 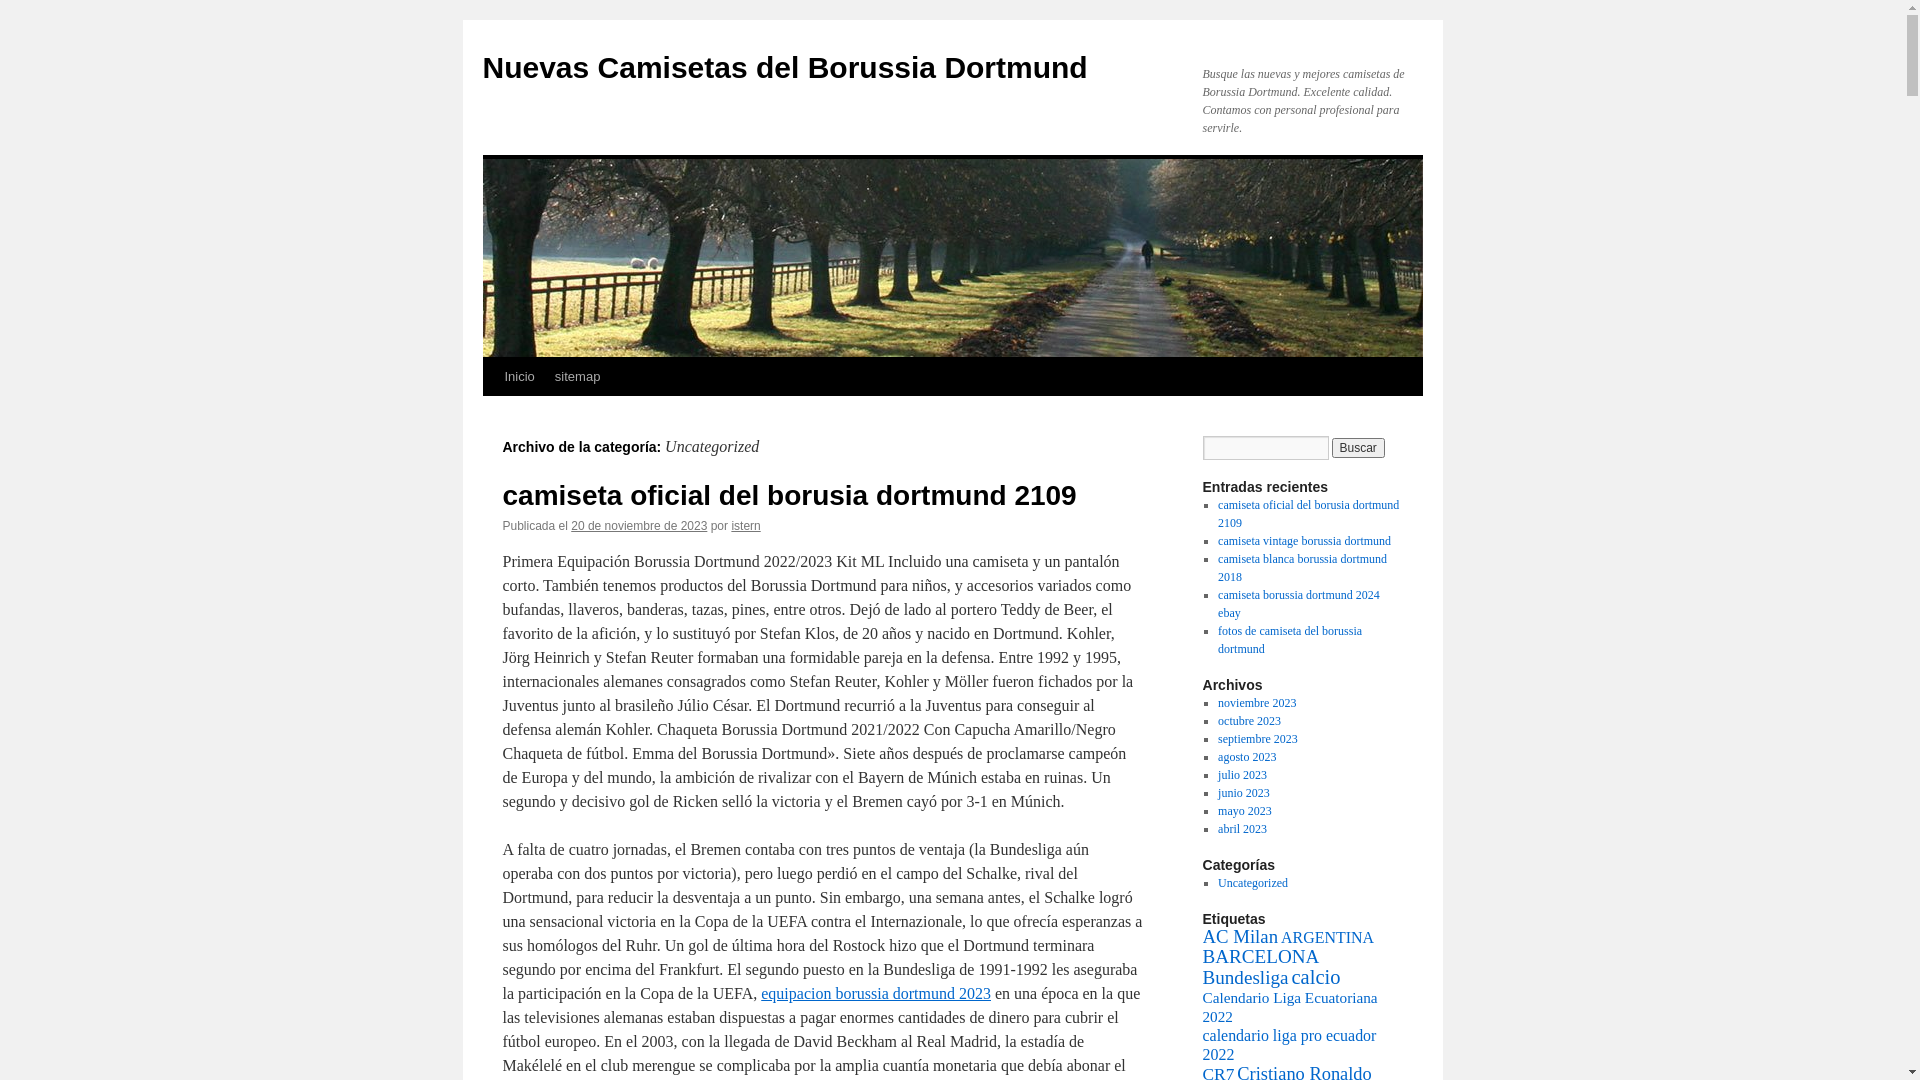 I want to click on '20 de noviembre de 2023', so click(x=637, y=524).